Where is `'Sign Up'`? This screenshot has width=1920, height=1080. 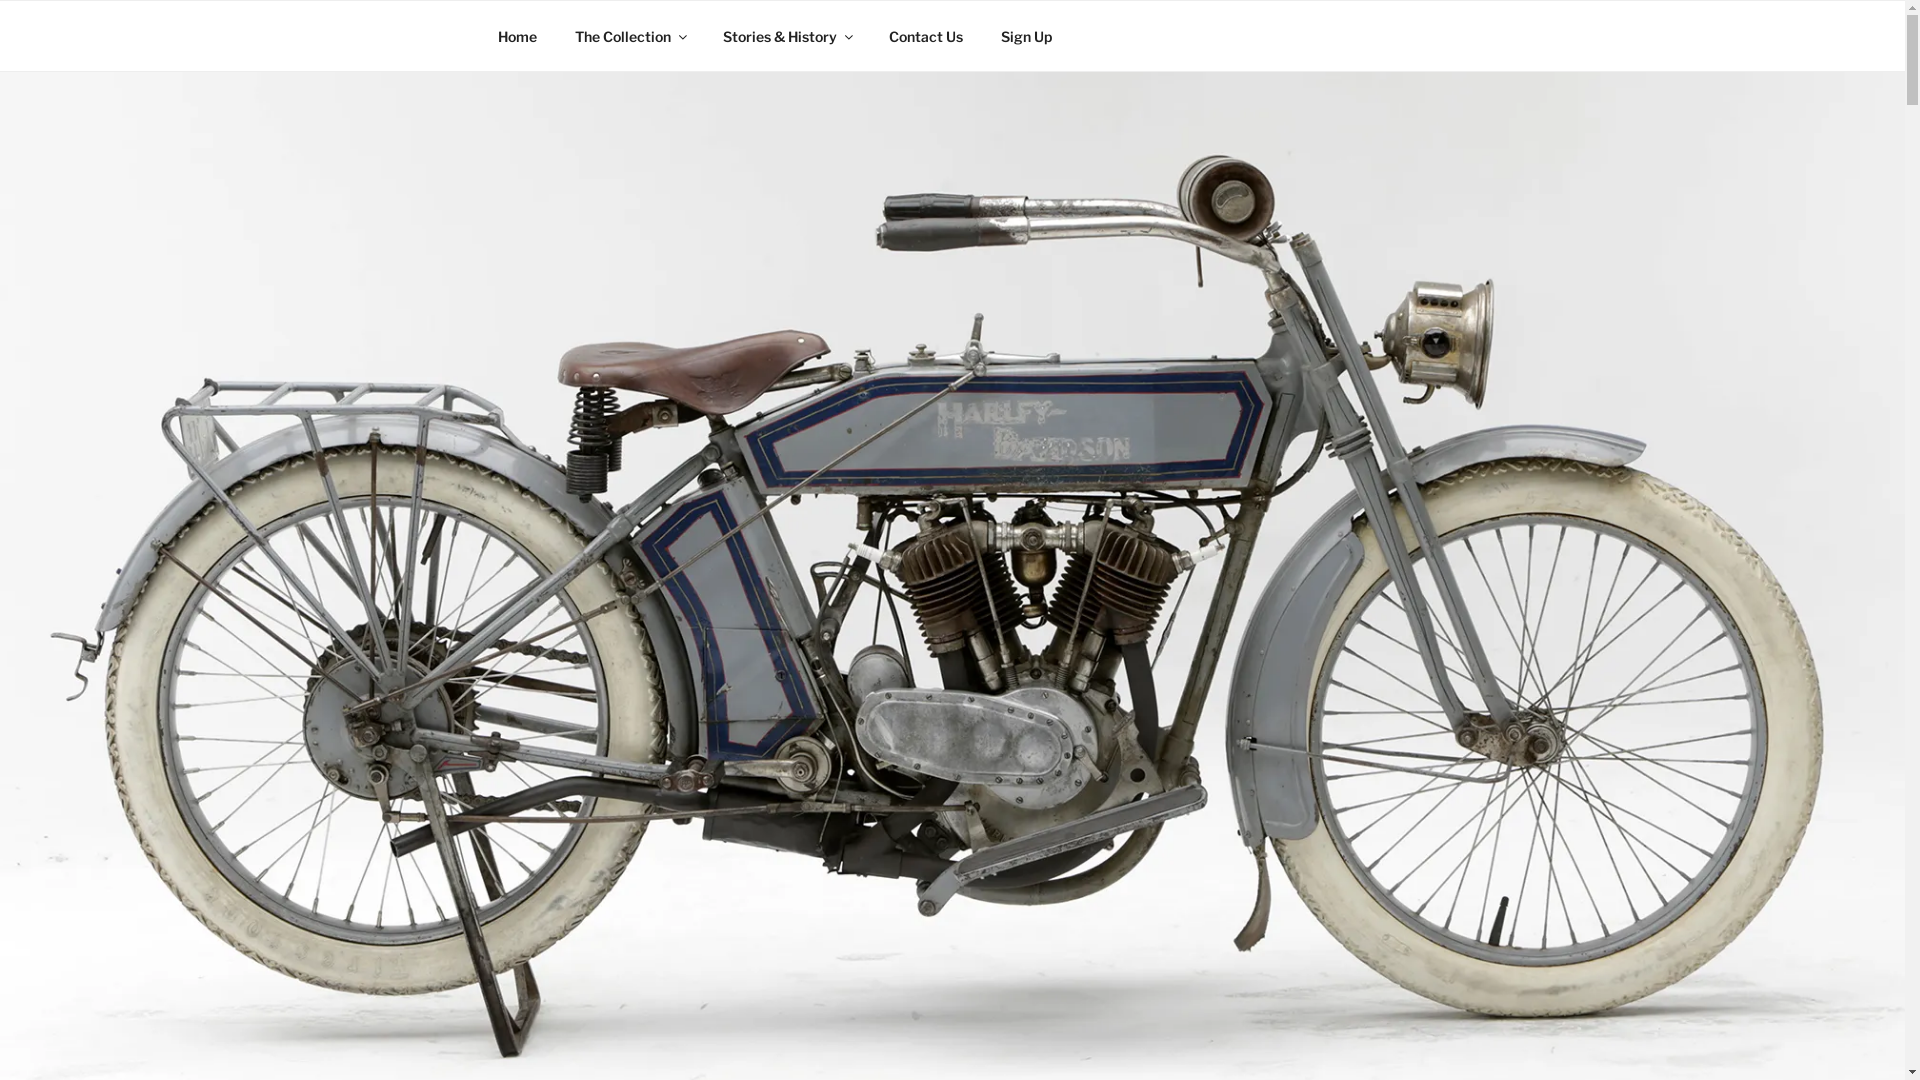 'Sign Up' is located at coordinates (983, 36).